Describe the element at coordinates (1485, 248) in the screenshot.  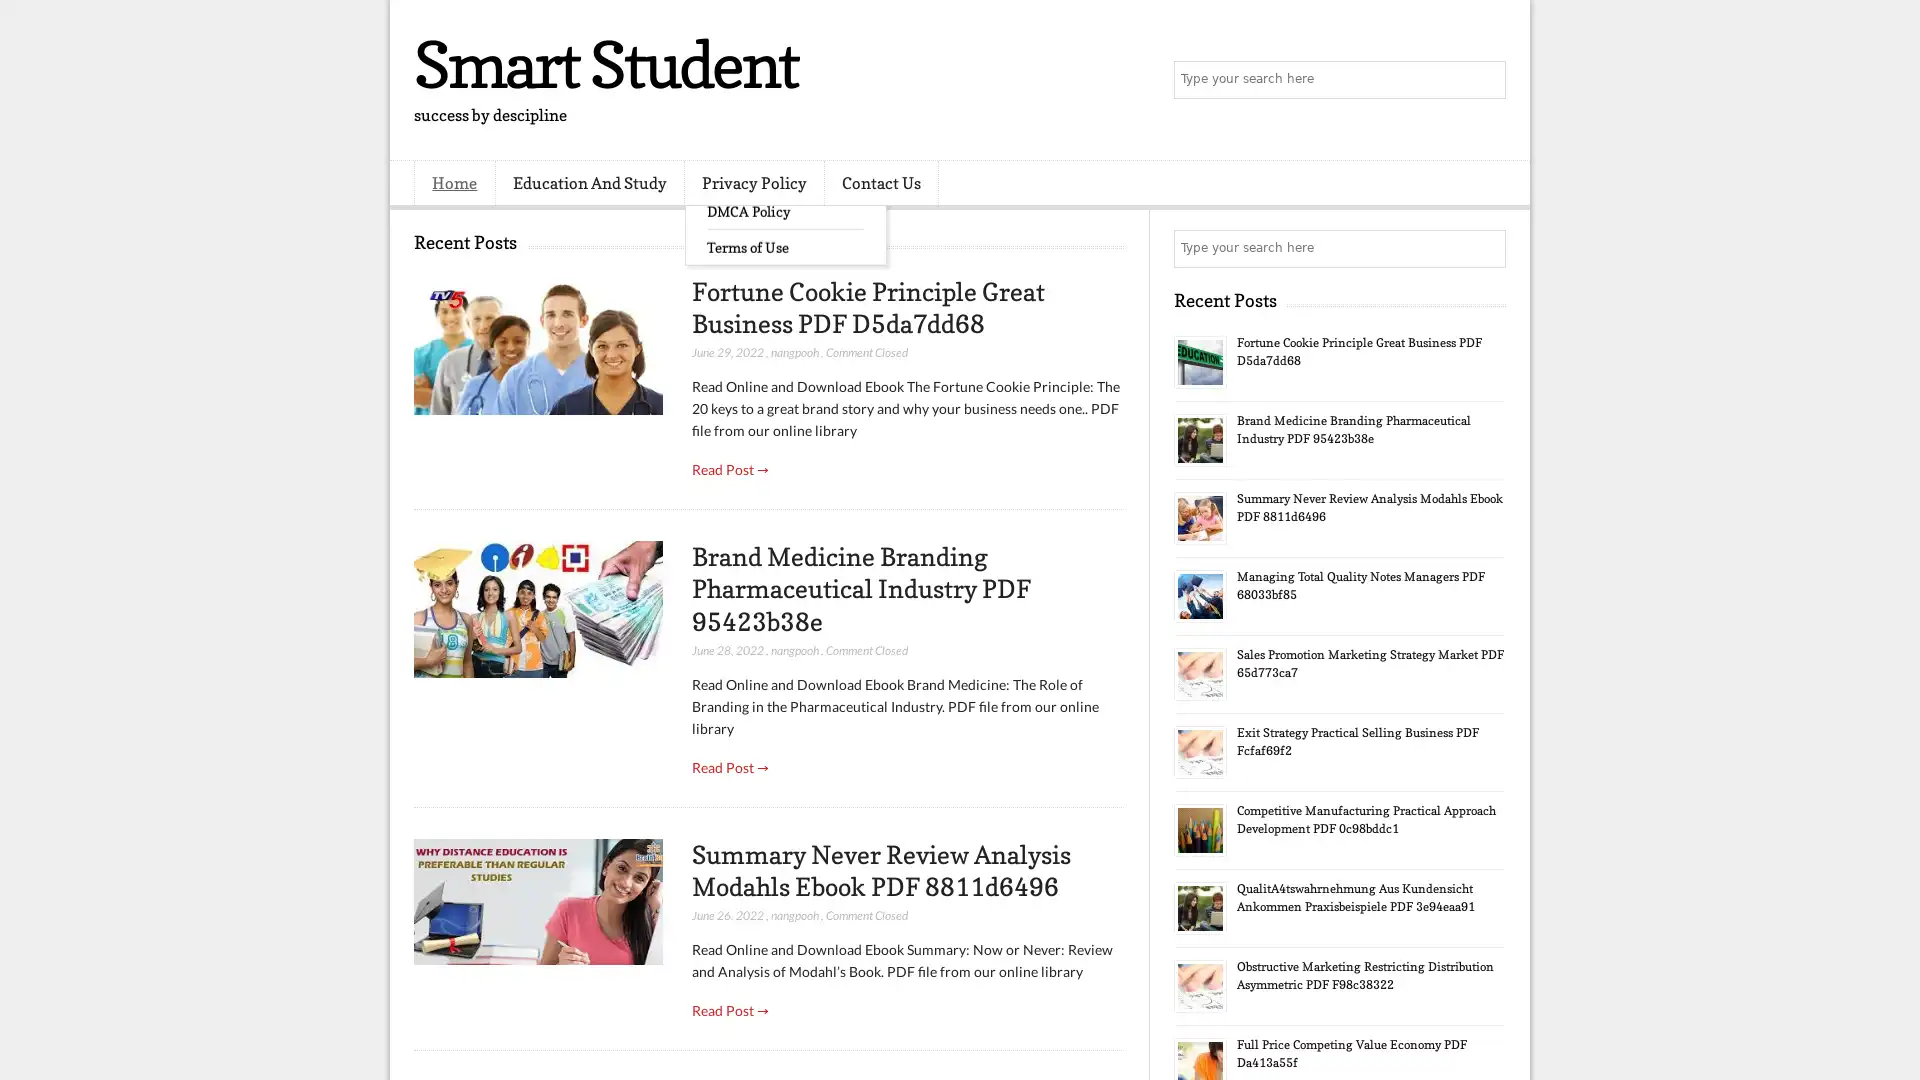
I see `Search` at that location.